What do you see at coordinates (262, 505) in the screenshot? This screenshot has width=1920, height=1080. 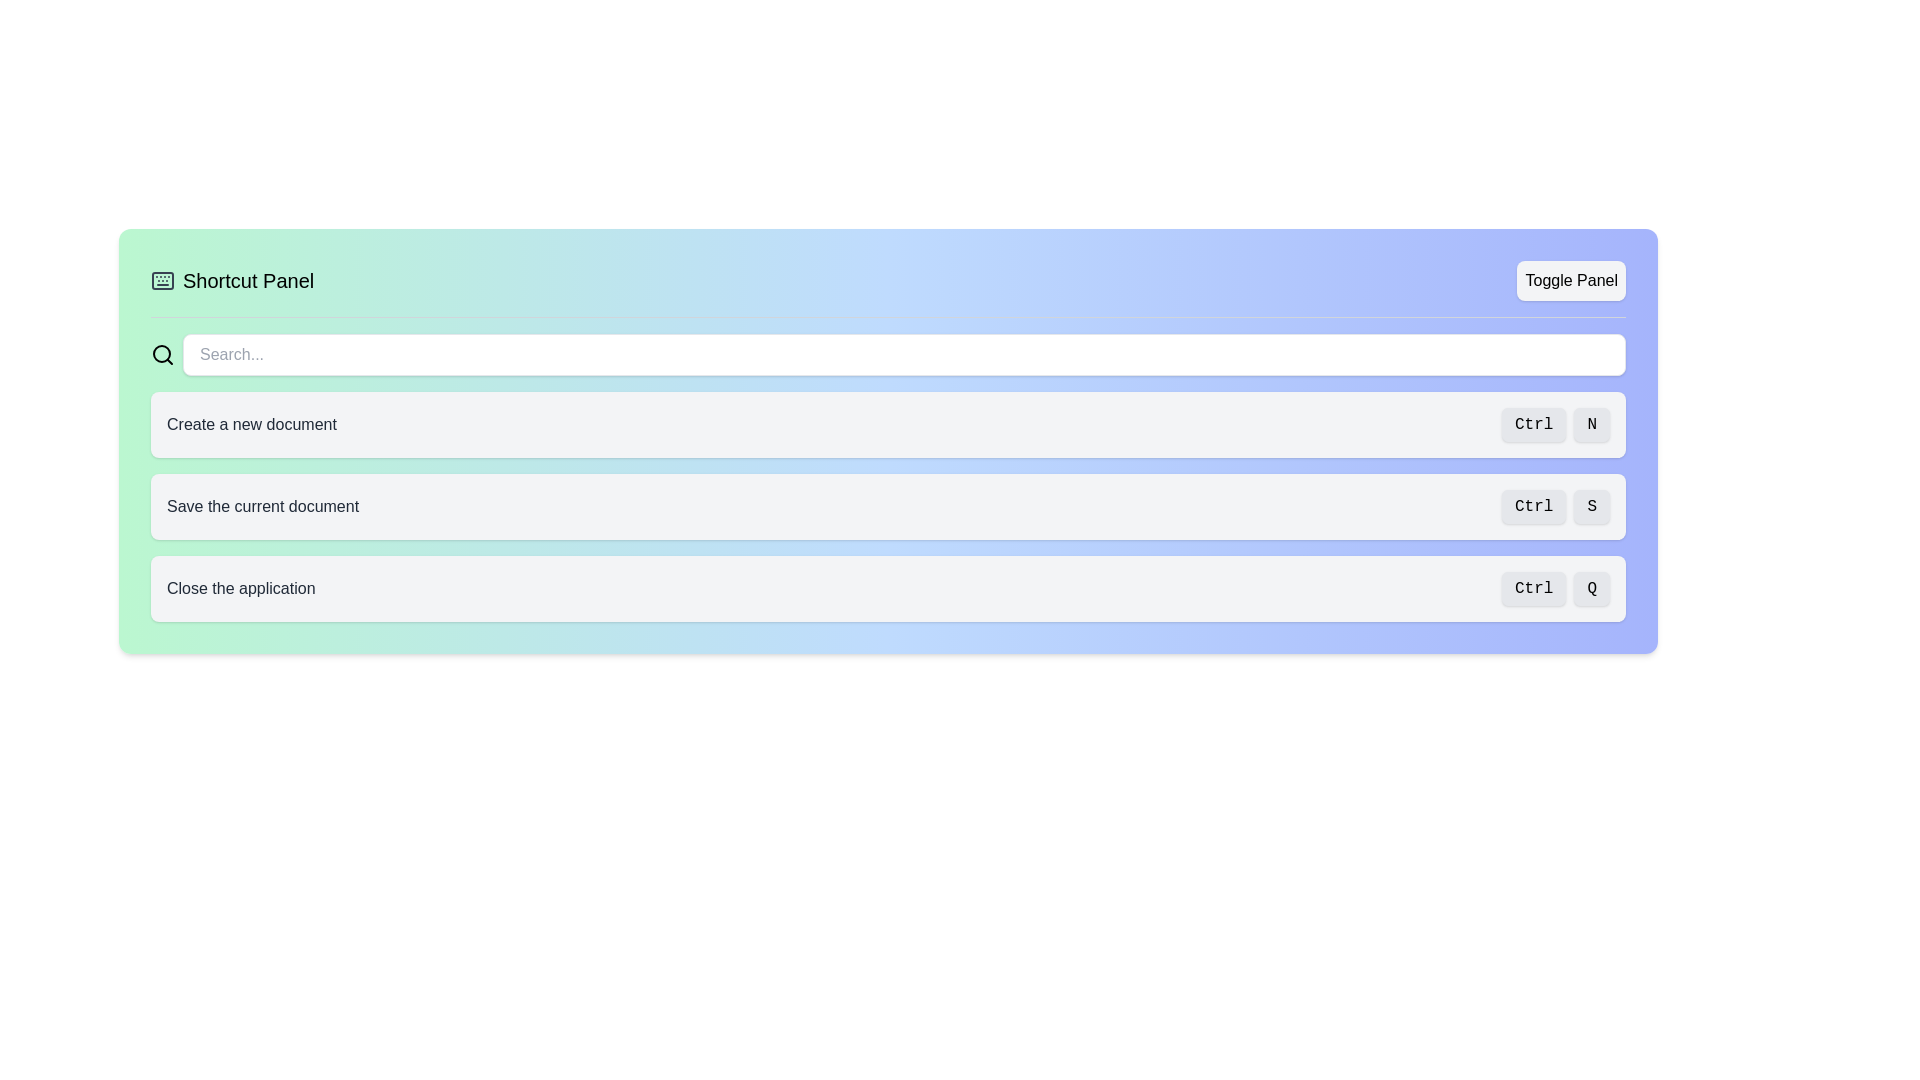 I see `the static text label that describes the functionality for saving the current document, positioned within the Shortcut Panel, aligned to the left and between the 'Create a new document' item and the hotkey shortcut display (Ctrl S)` at bounding box center [262, 505].